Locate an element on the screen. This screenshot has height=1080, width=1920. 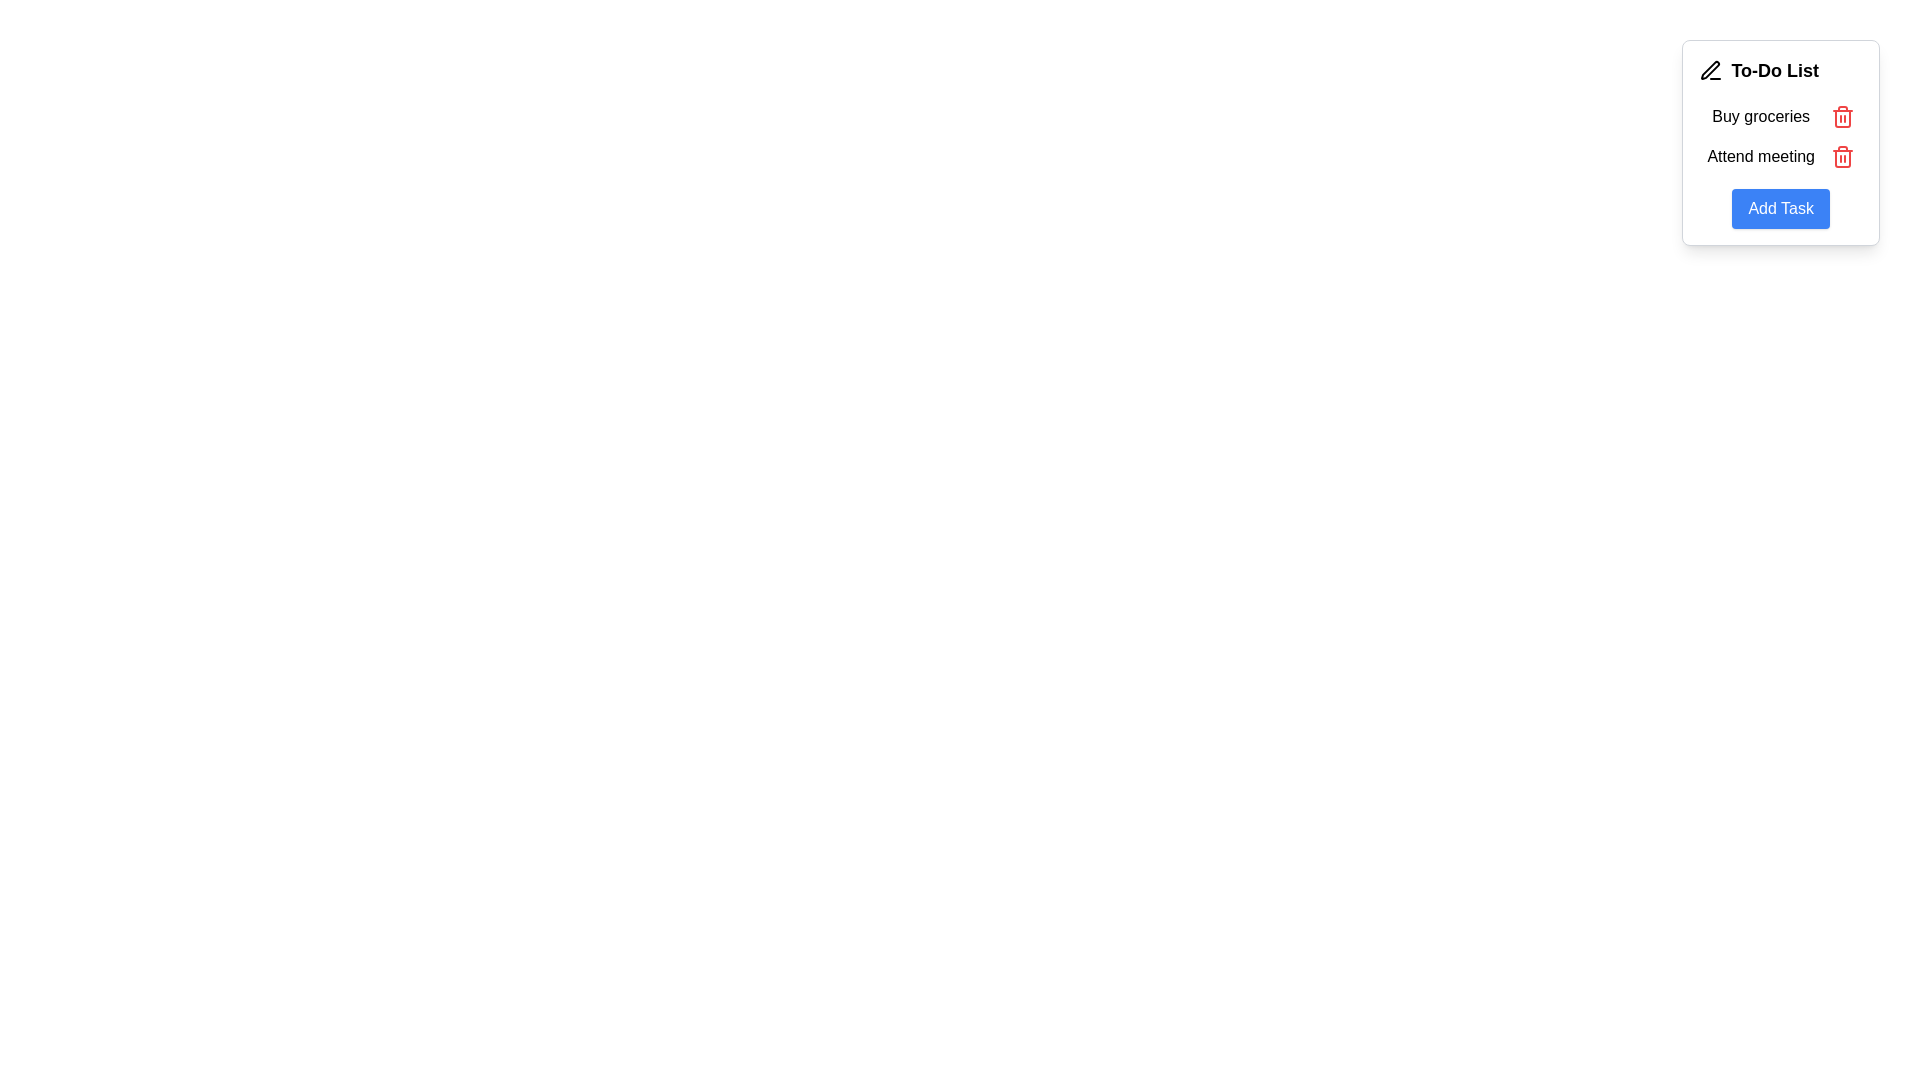
the 'Attend meeting' list item, which includes a text label and a trash icon is located at coordinates (1781, 156).